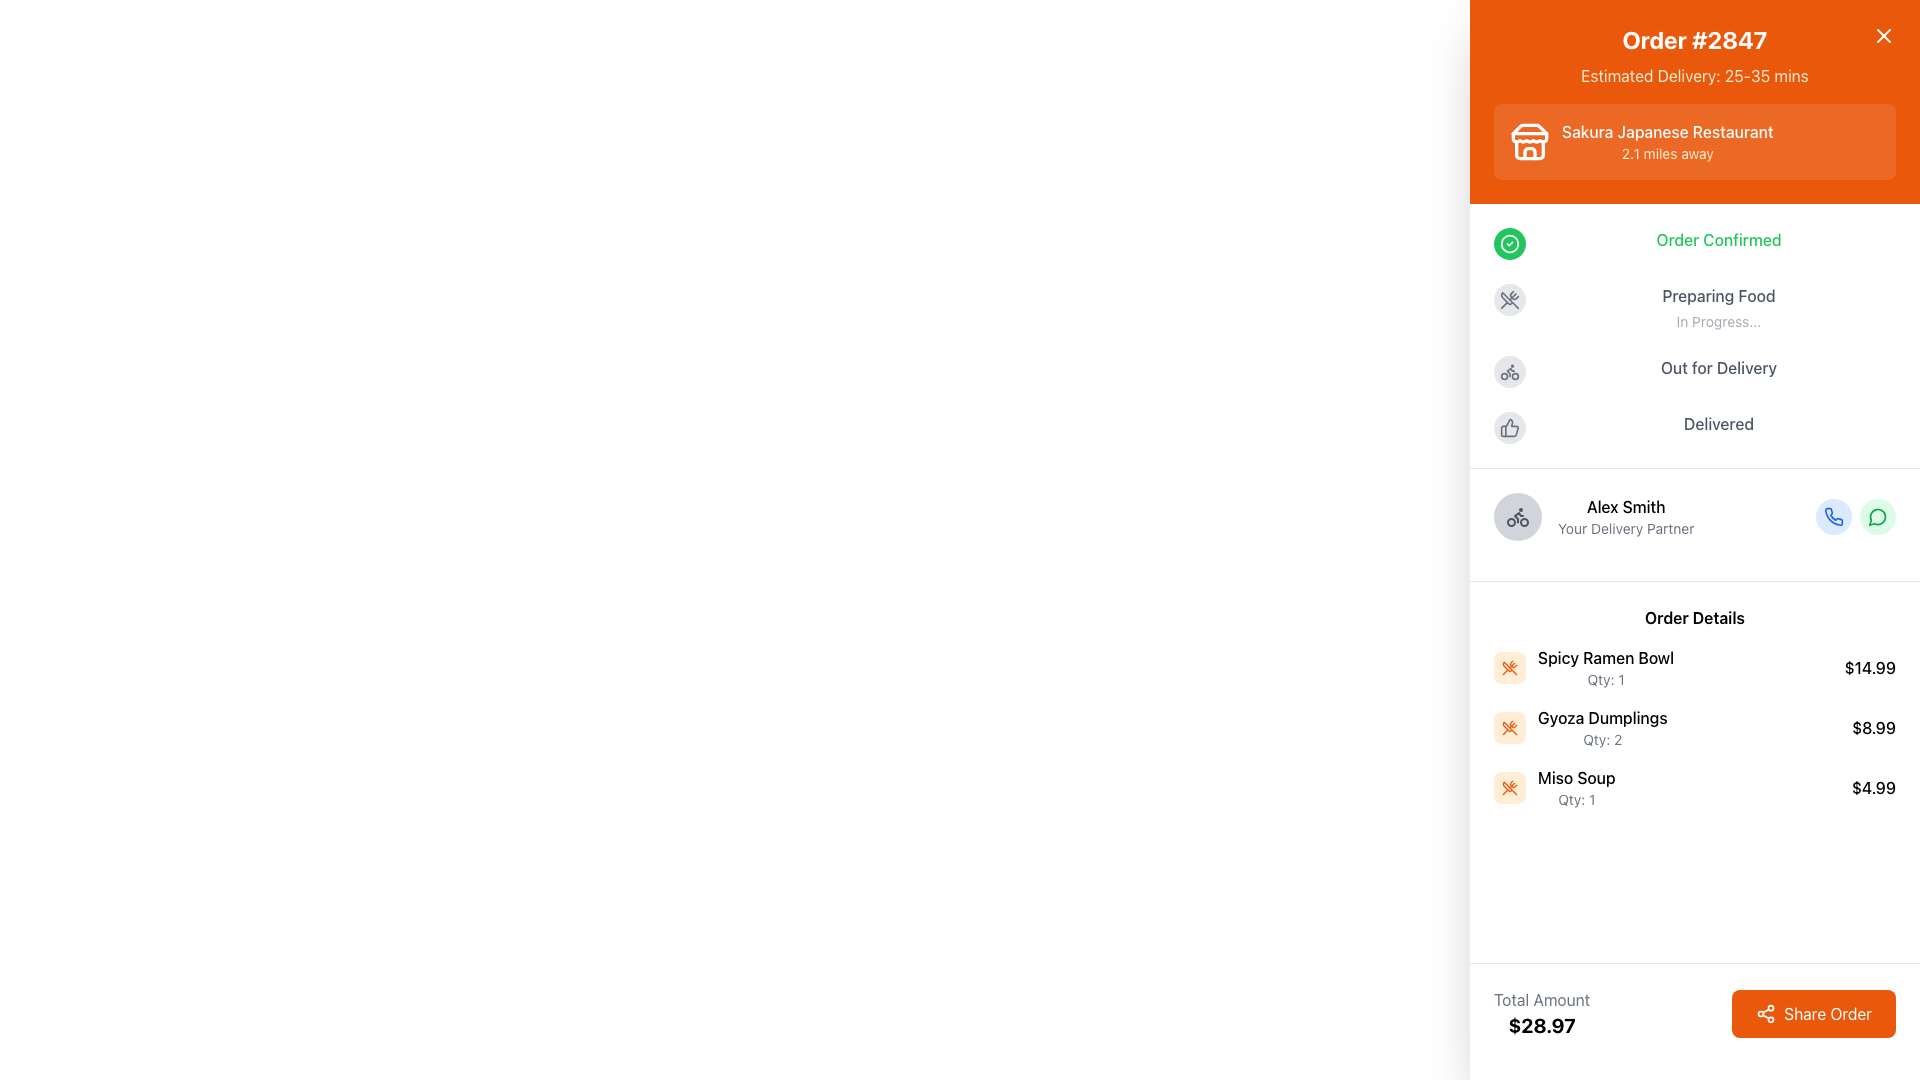 The width and height of the screenshot is (1920, 1080). What do you see at coordinates (1869, 667) in the screenshot?
I see `the static text label displaying the price of 'Spicy Ramen Bowl' in the 'Order Details' section, which is aligned with other prices` at bounding box center [1869, 667].